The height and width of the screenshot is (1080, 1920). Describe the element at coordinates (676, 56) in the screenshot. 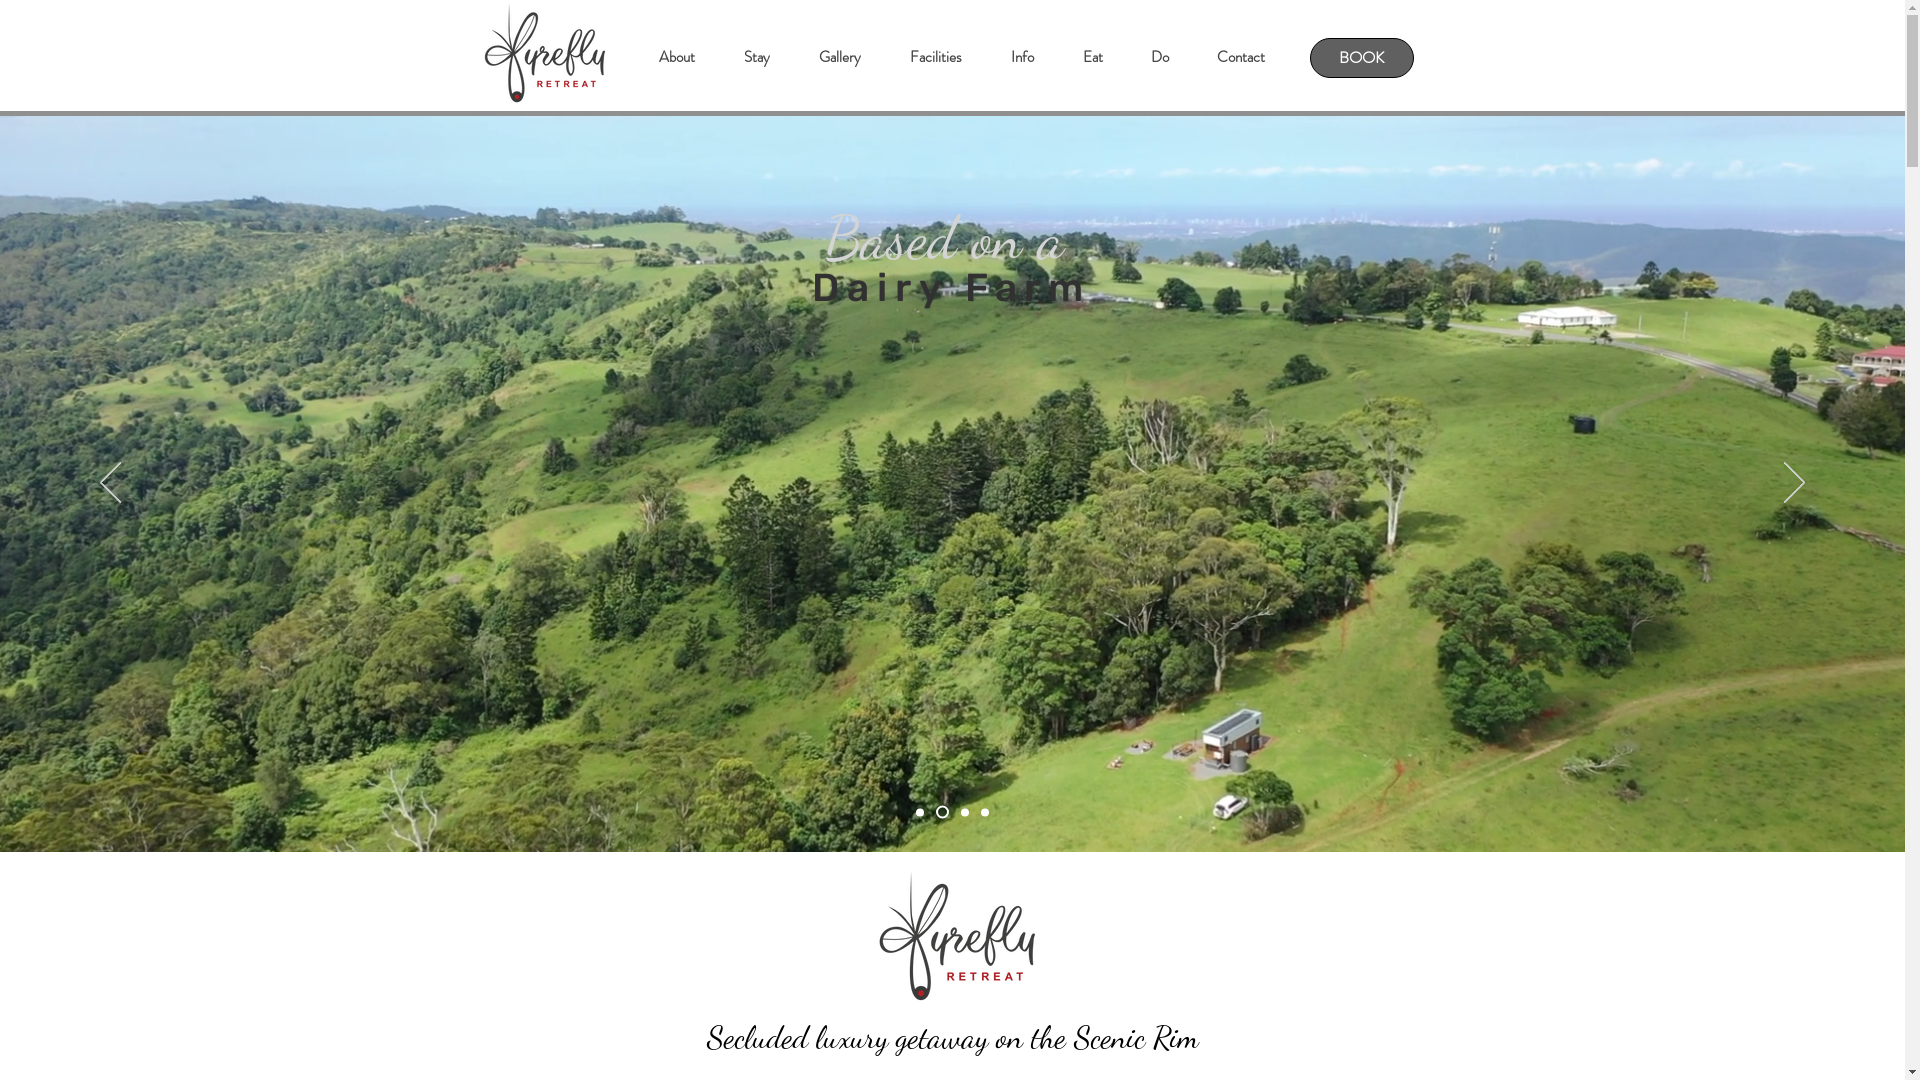

I see `'About'` at that location.